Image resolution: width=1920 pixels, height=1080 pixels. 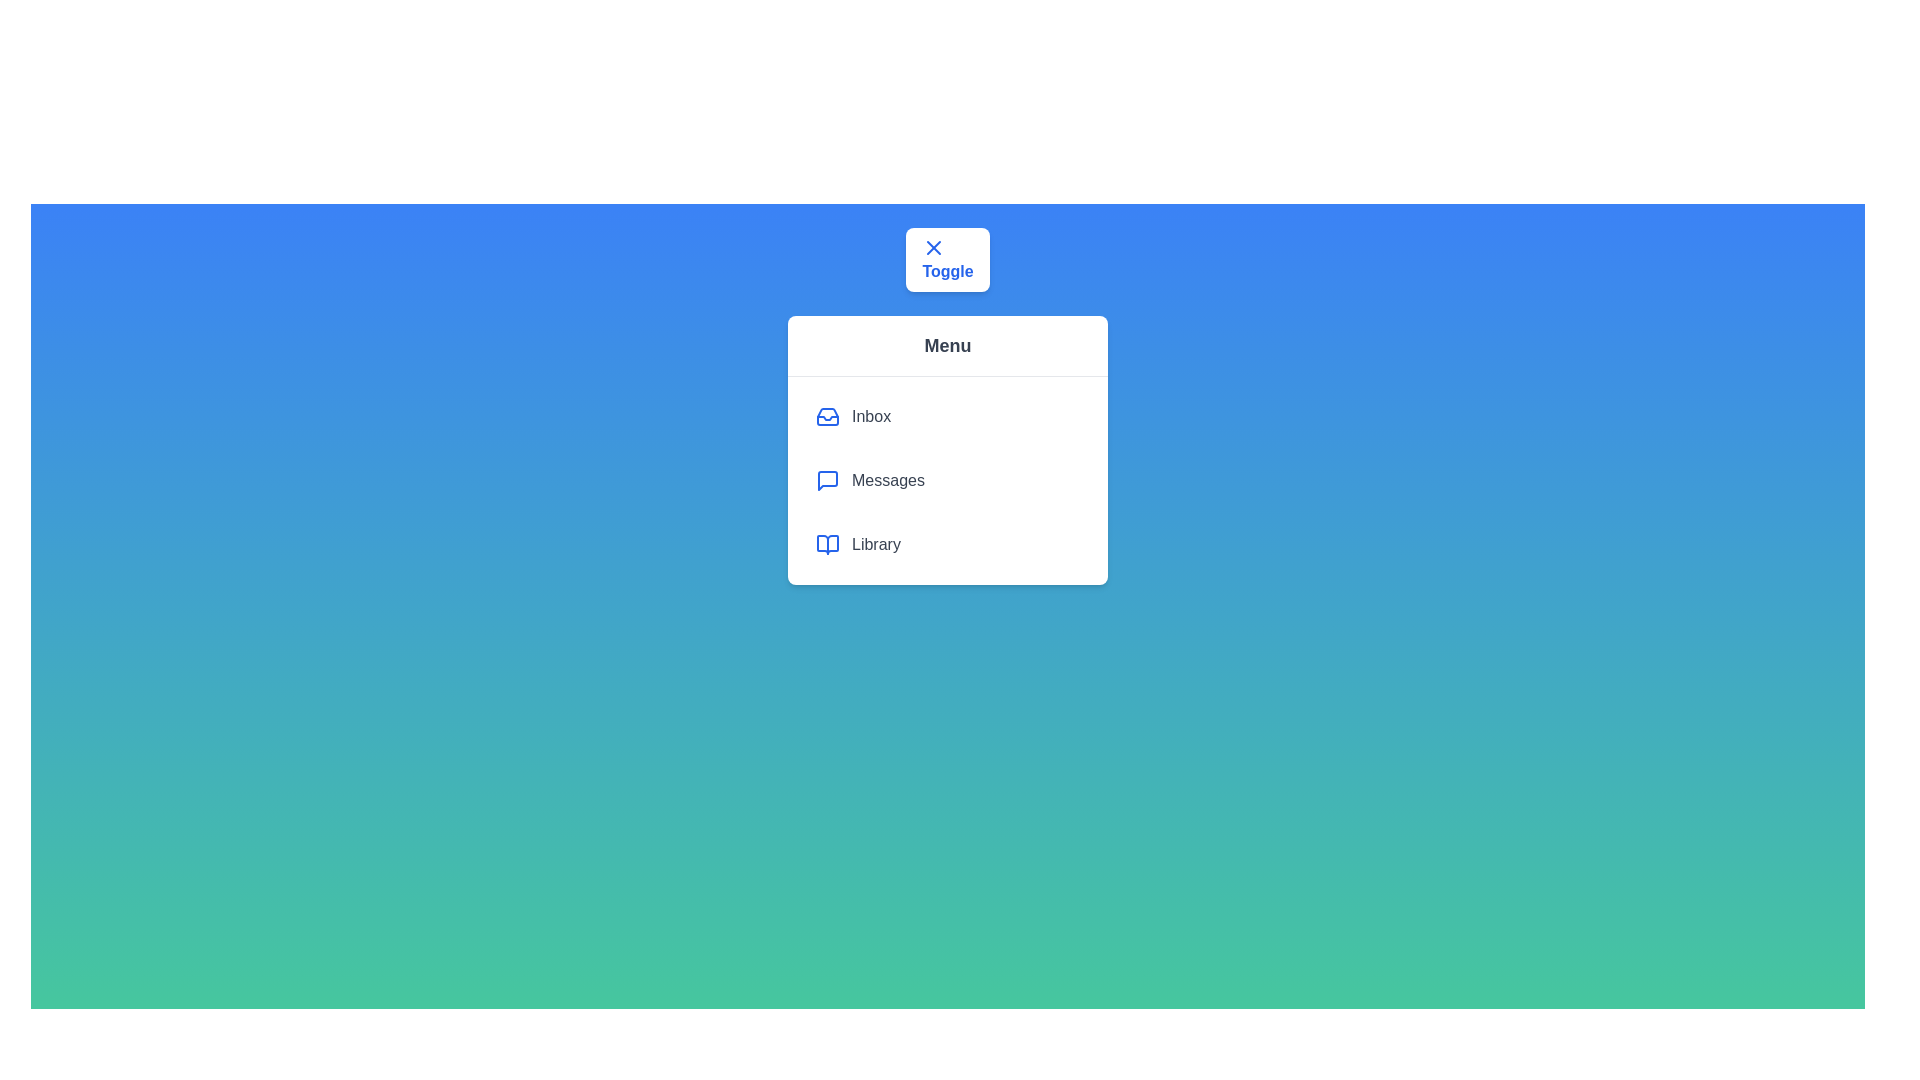 I want to click on the menu item Library from the list, so click(x=947, y=544).